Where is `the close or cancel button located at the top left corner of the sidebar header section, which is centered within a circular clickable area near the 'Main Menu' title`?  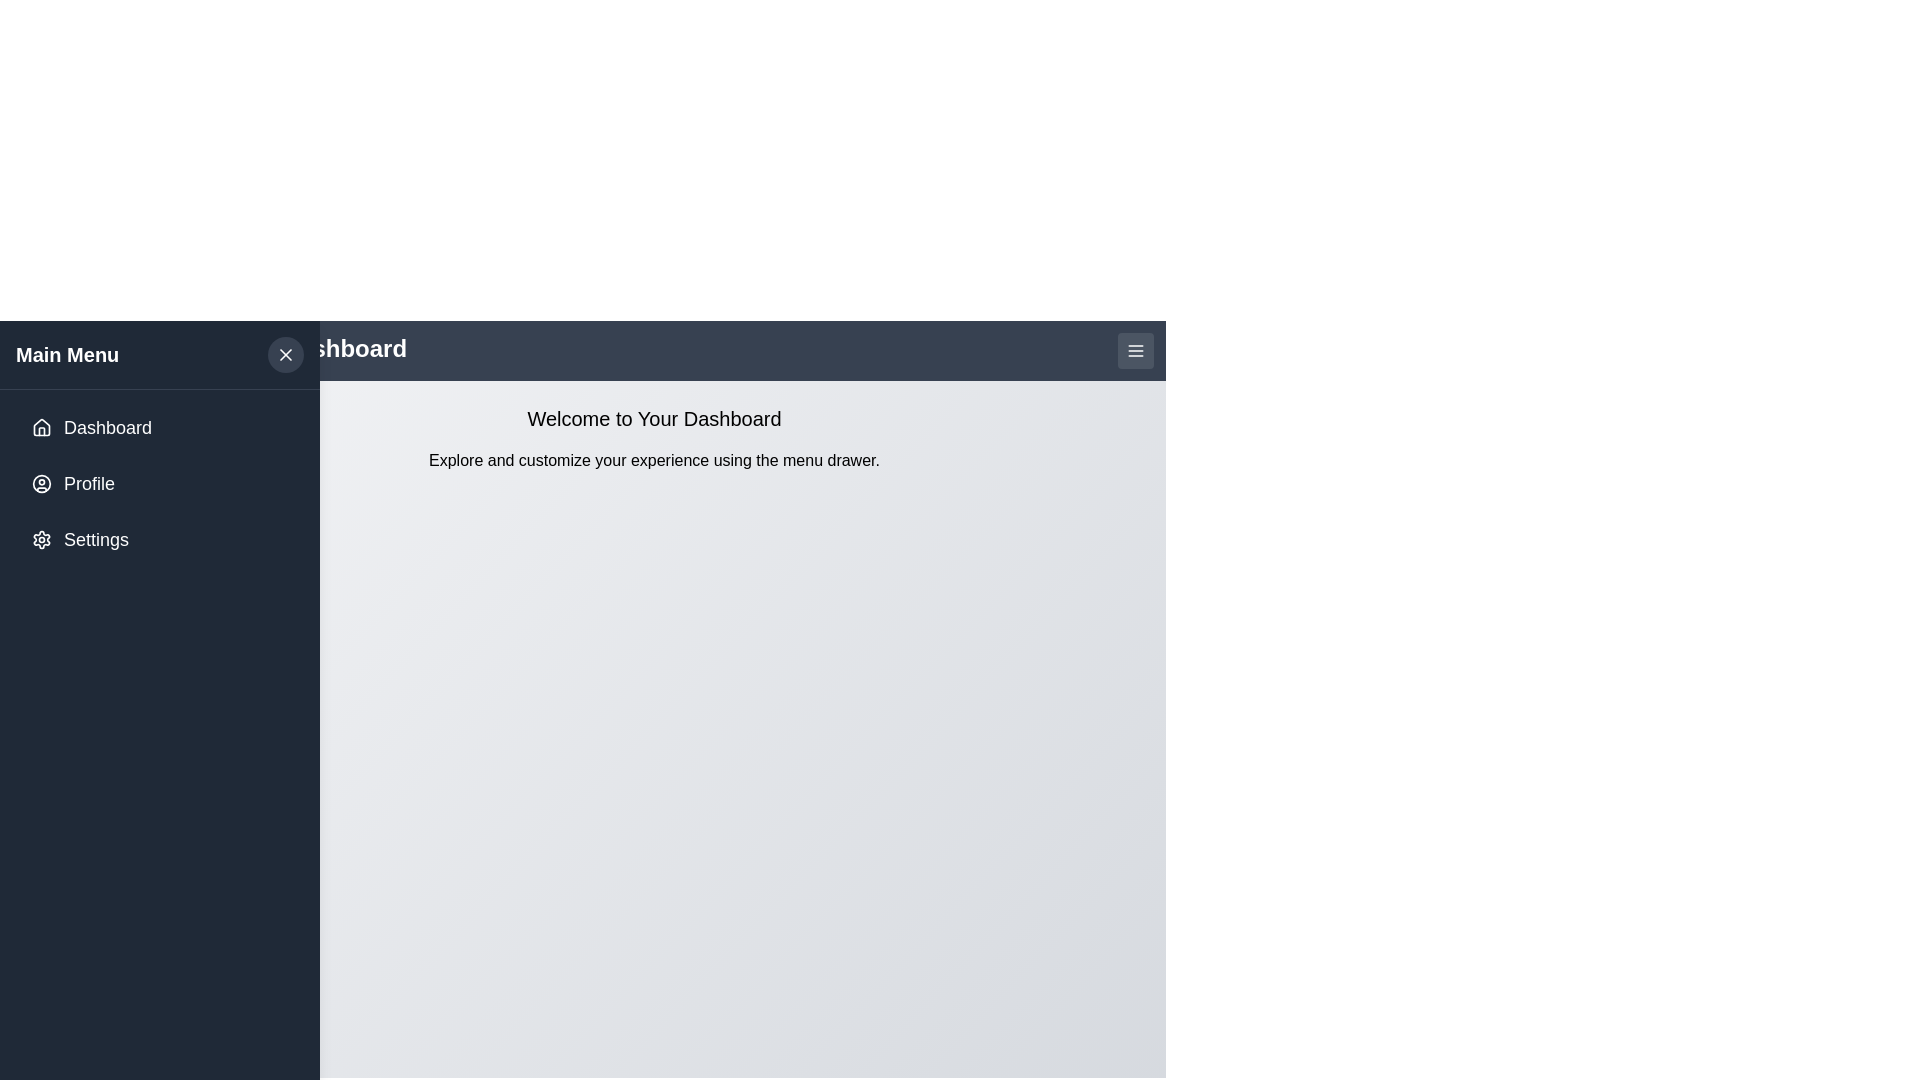 the close or cancel button located at the top left corner of the sidebar header section, which is centered within a circular clickable area near the 'Main Menu' title is located at coordinates (285, 353).